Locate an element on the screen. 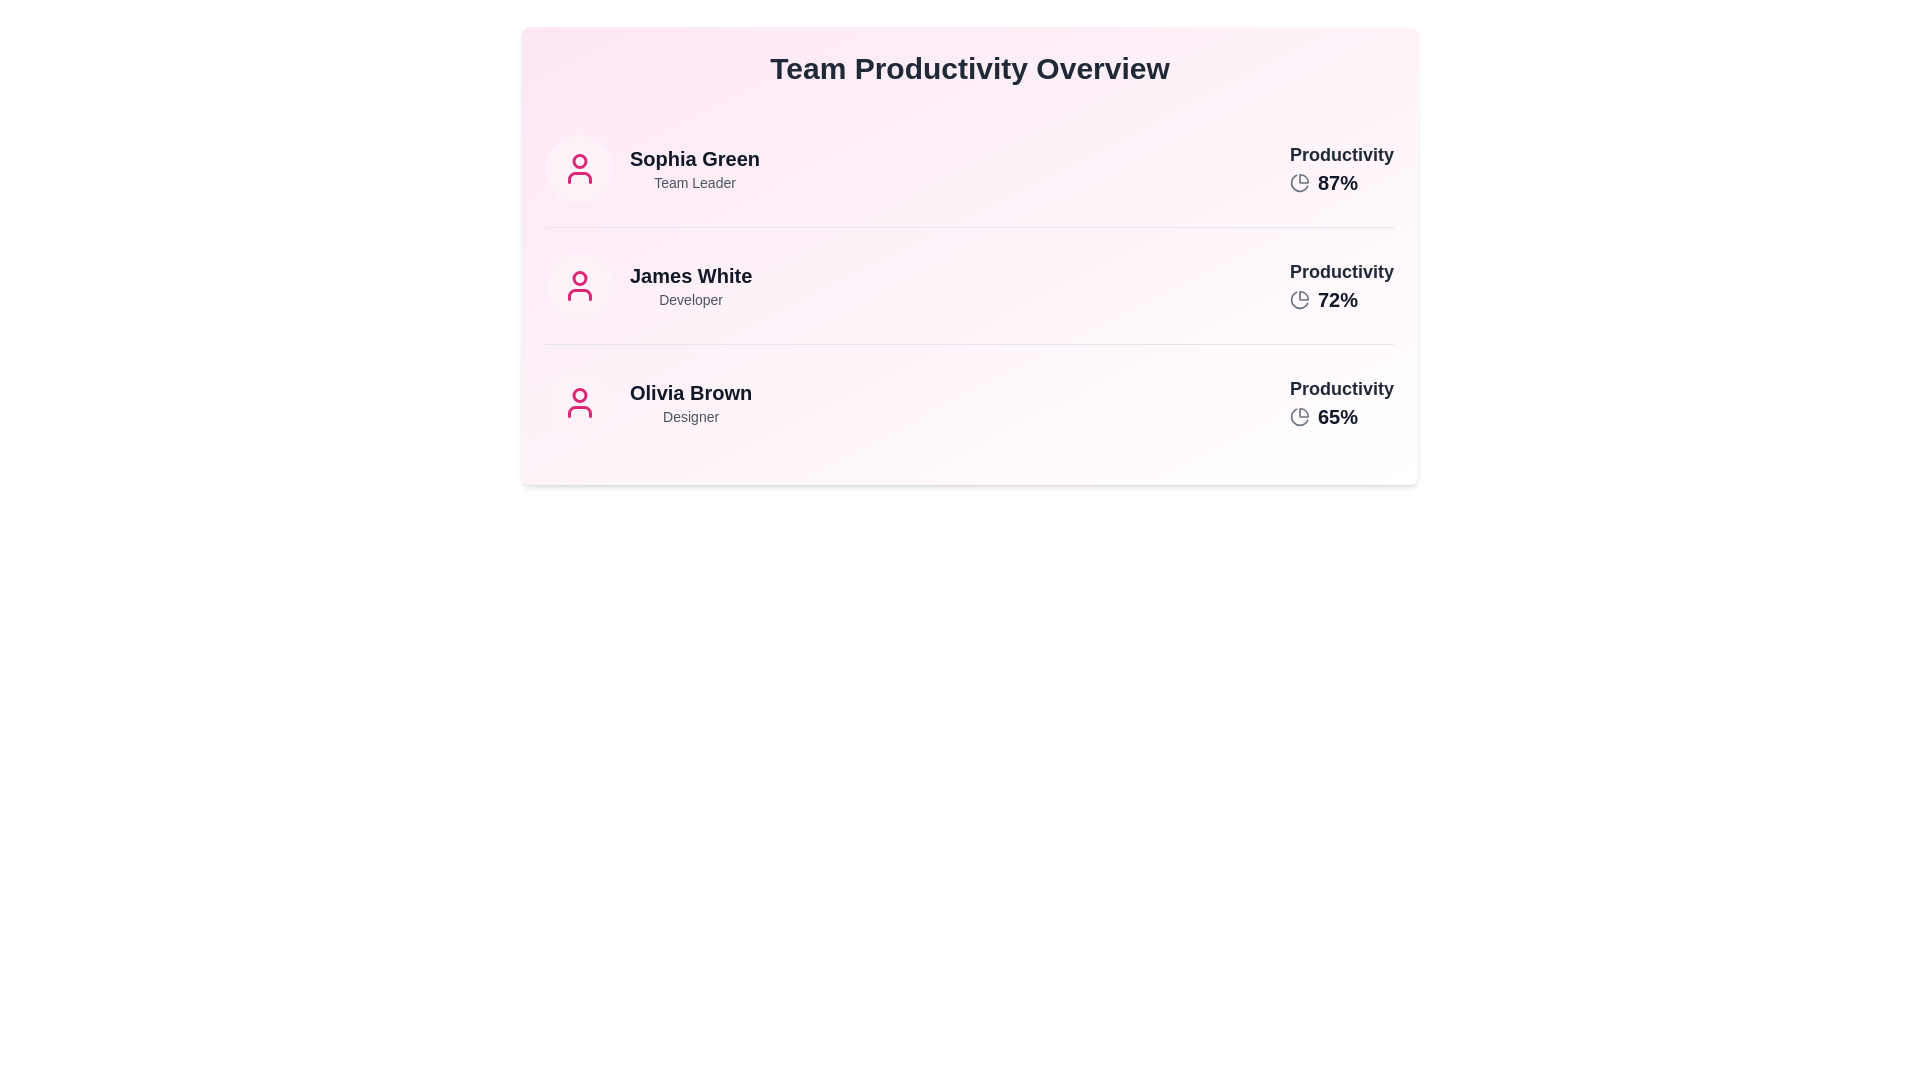 The width and height of the screenshot is (1920, 1080). the information display row for 'Olivia Brown', which is the third row is located at coordinates (969, 402).